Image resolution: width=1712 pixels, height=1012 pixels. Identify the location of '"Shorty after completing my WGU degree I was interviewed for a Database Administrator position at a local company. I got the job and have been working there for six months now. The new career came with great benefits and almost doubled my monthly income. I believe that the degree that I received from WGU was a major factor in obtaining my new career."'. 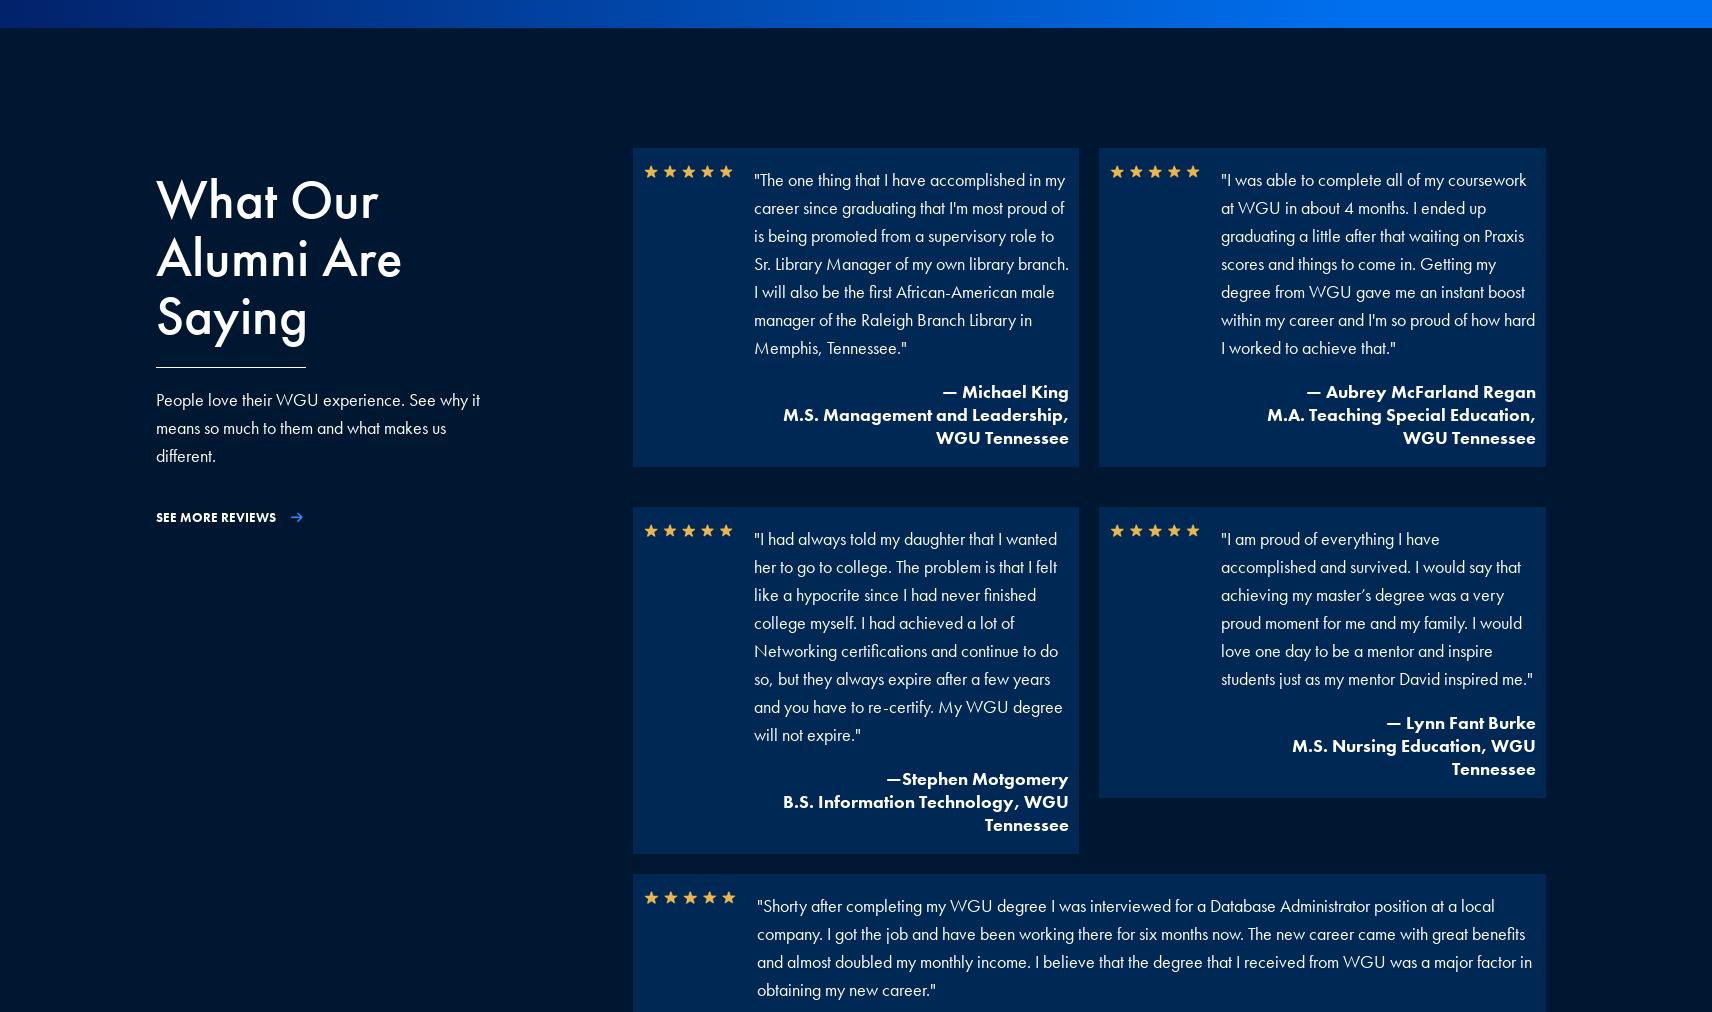
(1143, 947).